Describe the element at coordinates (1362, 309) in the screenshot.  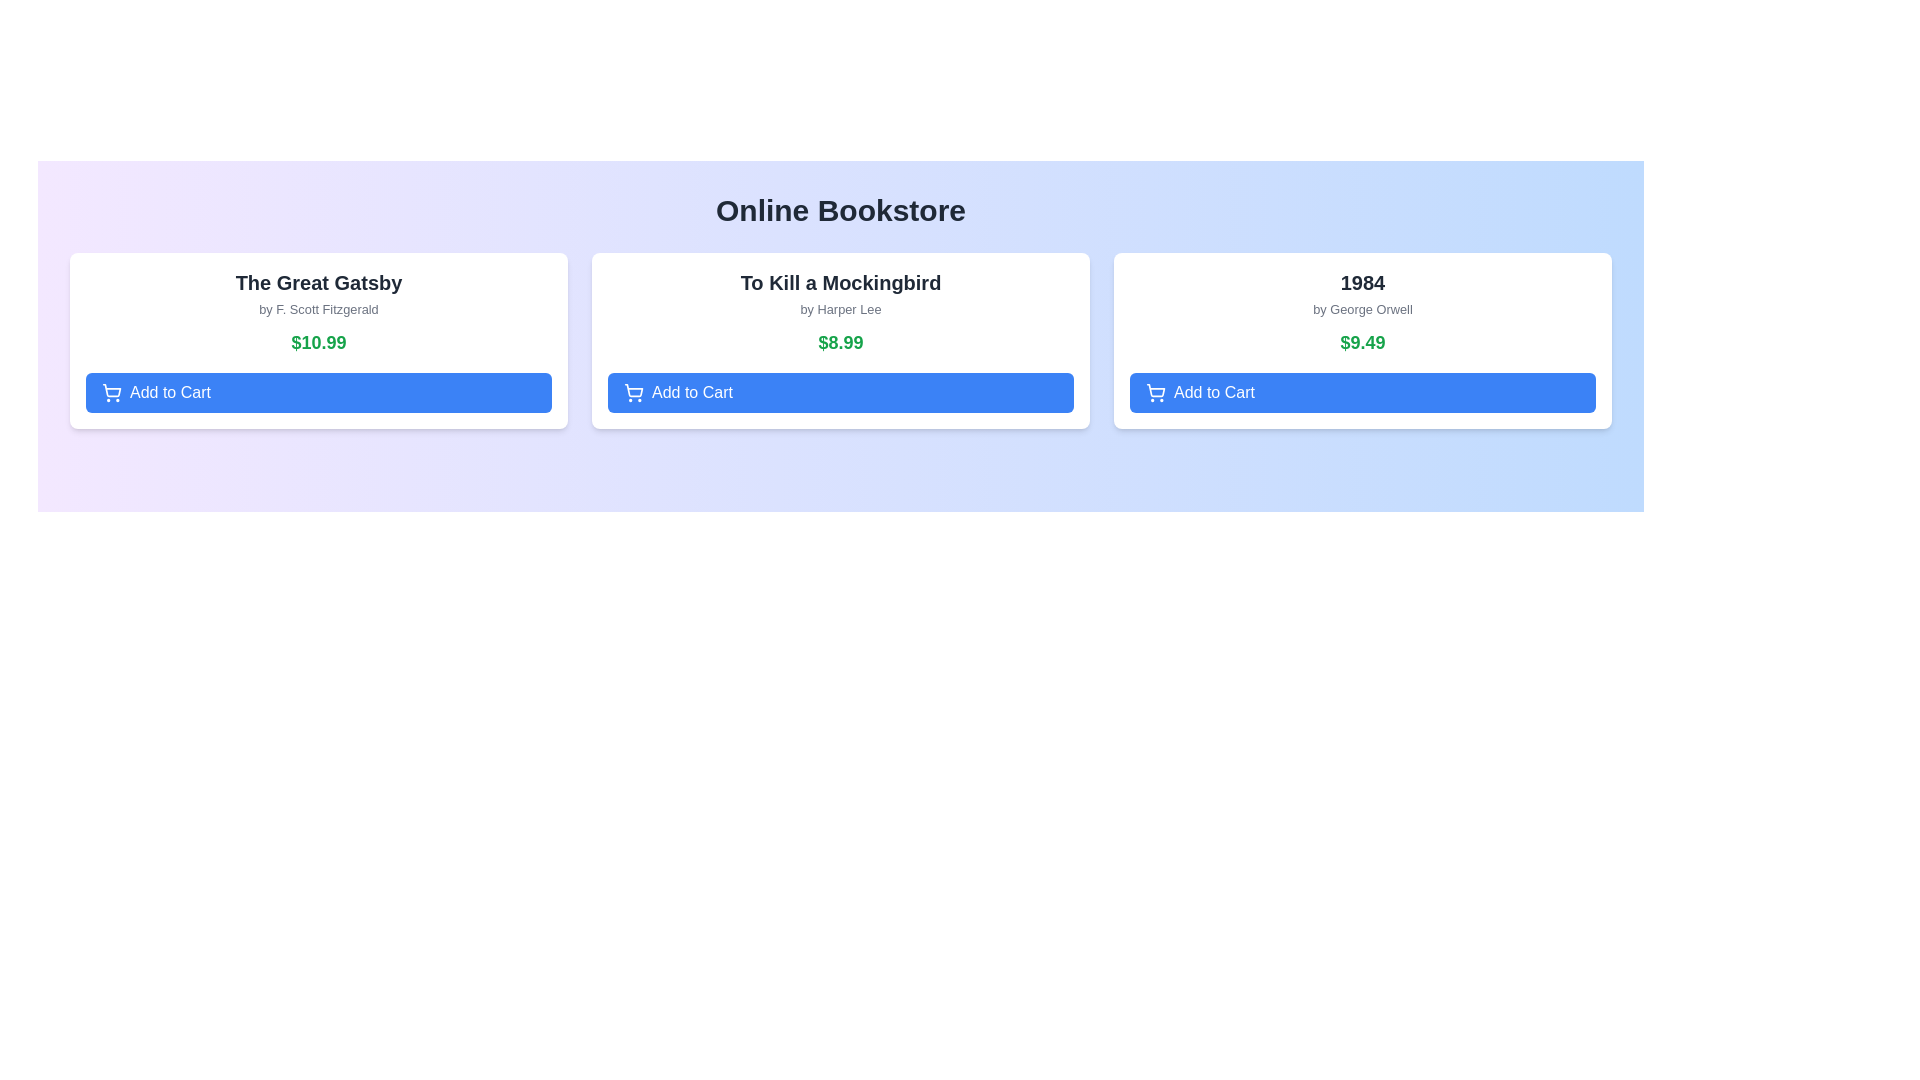
I see `the static text label indicating the author of the book '1984', which is located between the title and the price in the book details section` at that location.